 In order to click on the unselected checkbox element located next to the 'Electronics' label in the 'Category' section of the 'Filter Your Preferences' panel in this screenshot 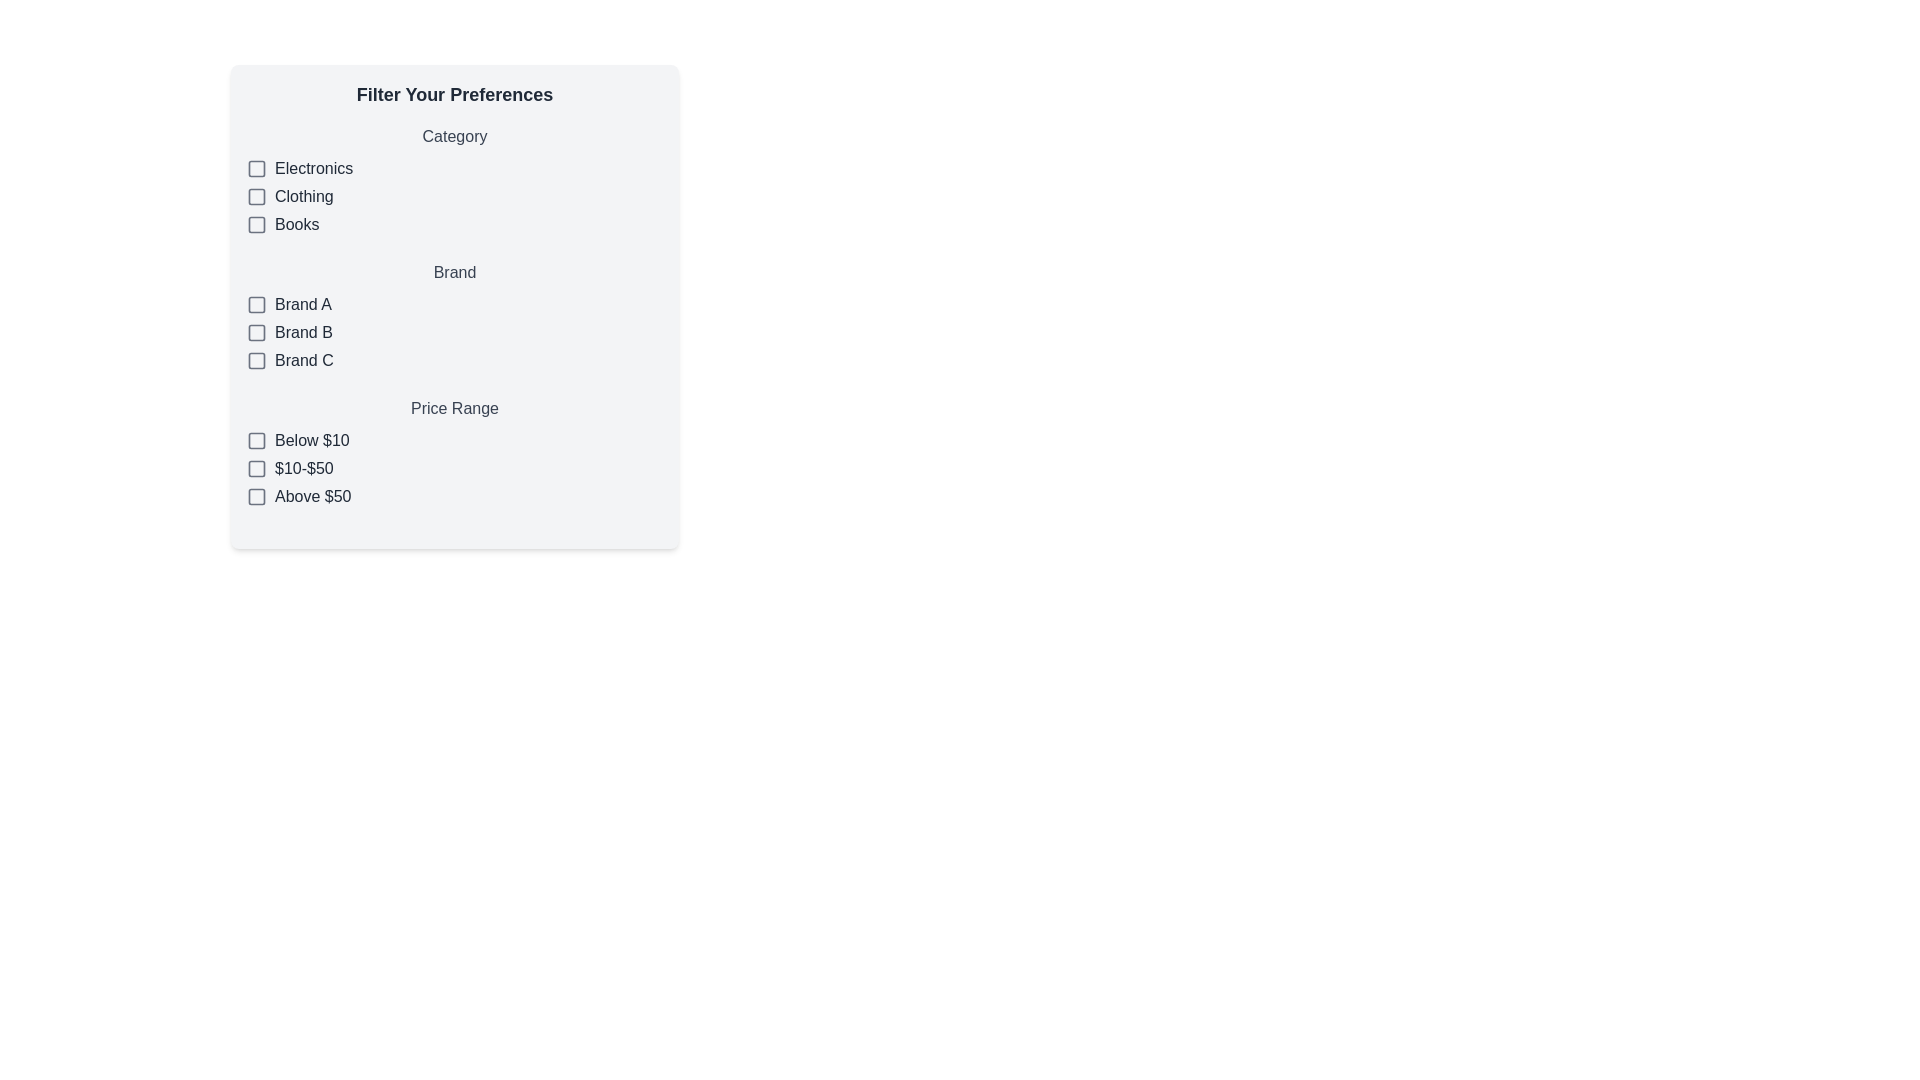, I will do `click(256, 168)`.